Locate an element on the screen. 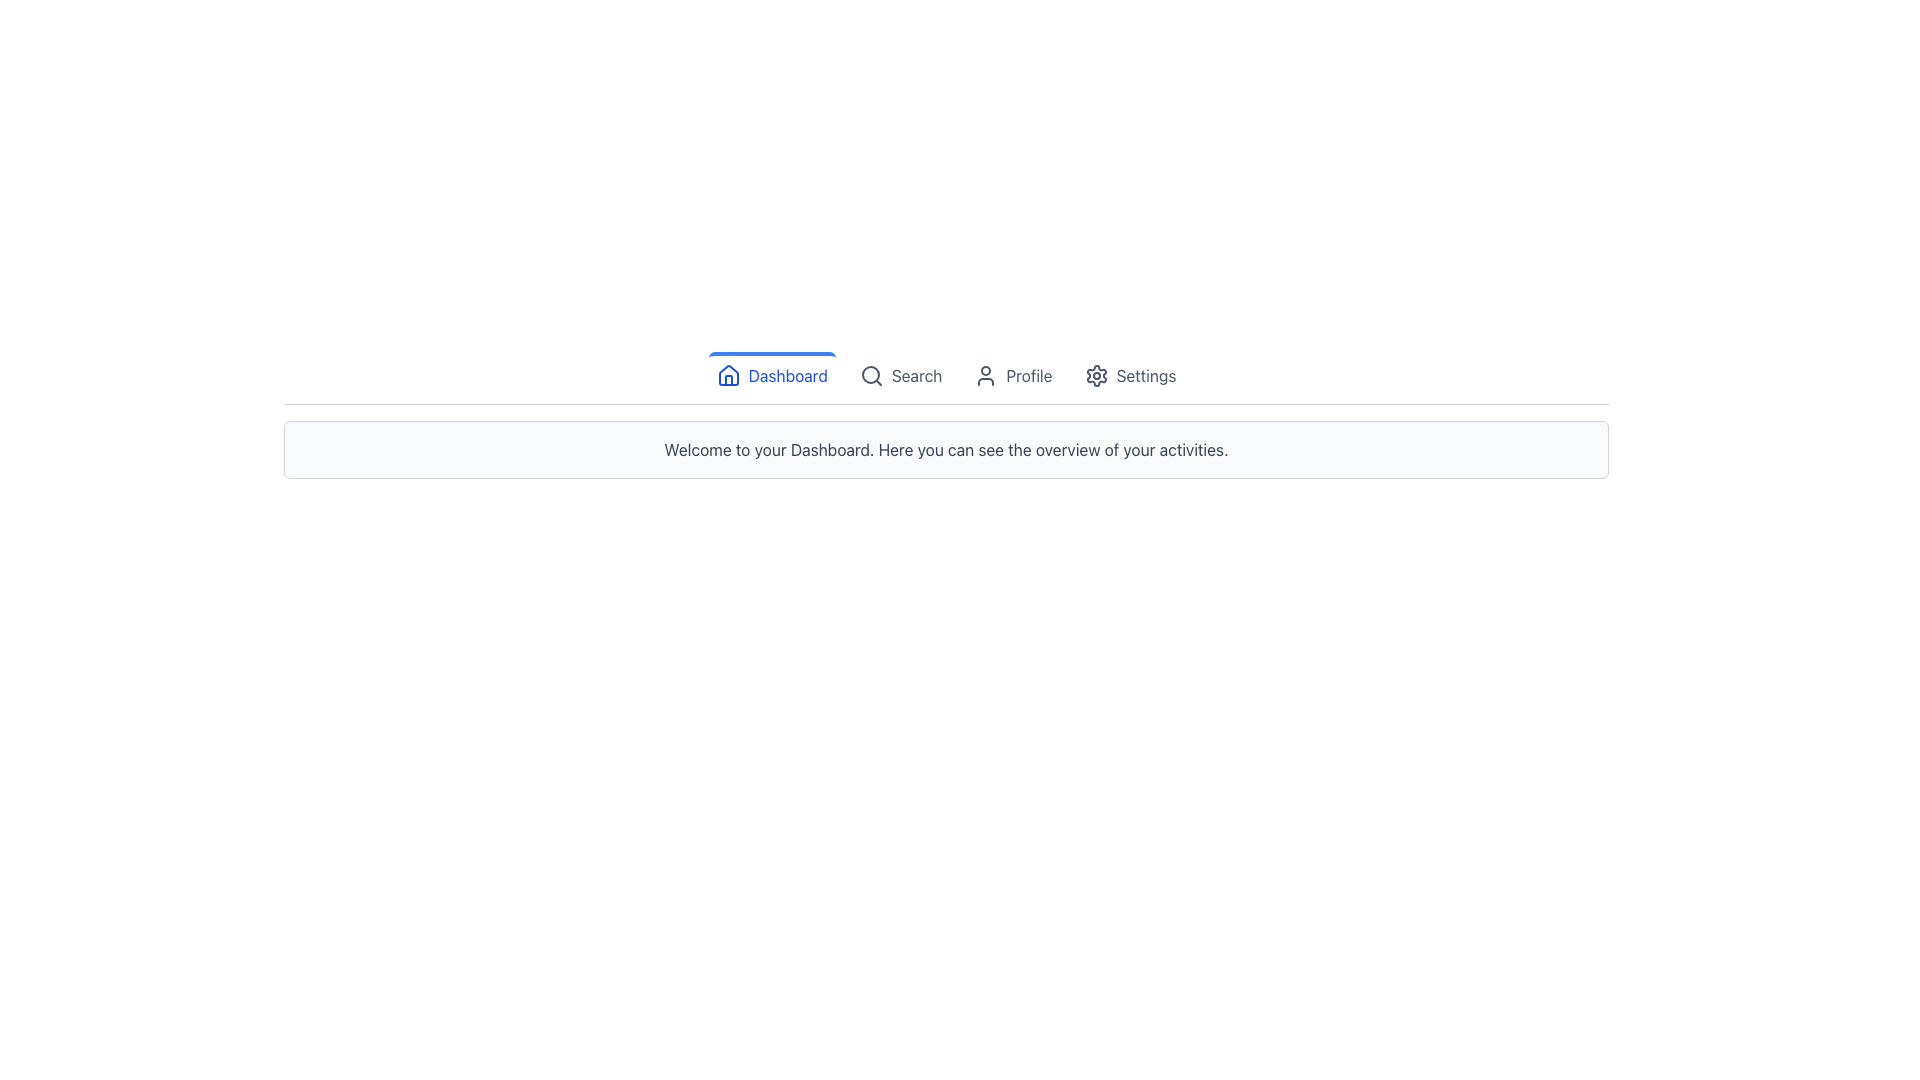  'Profile' label located in the navigation bar, which is the third item between 'Search' and 'Settings' is located at coordinates (1029, 375).